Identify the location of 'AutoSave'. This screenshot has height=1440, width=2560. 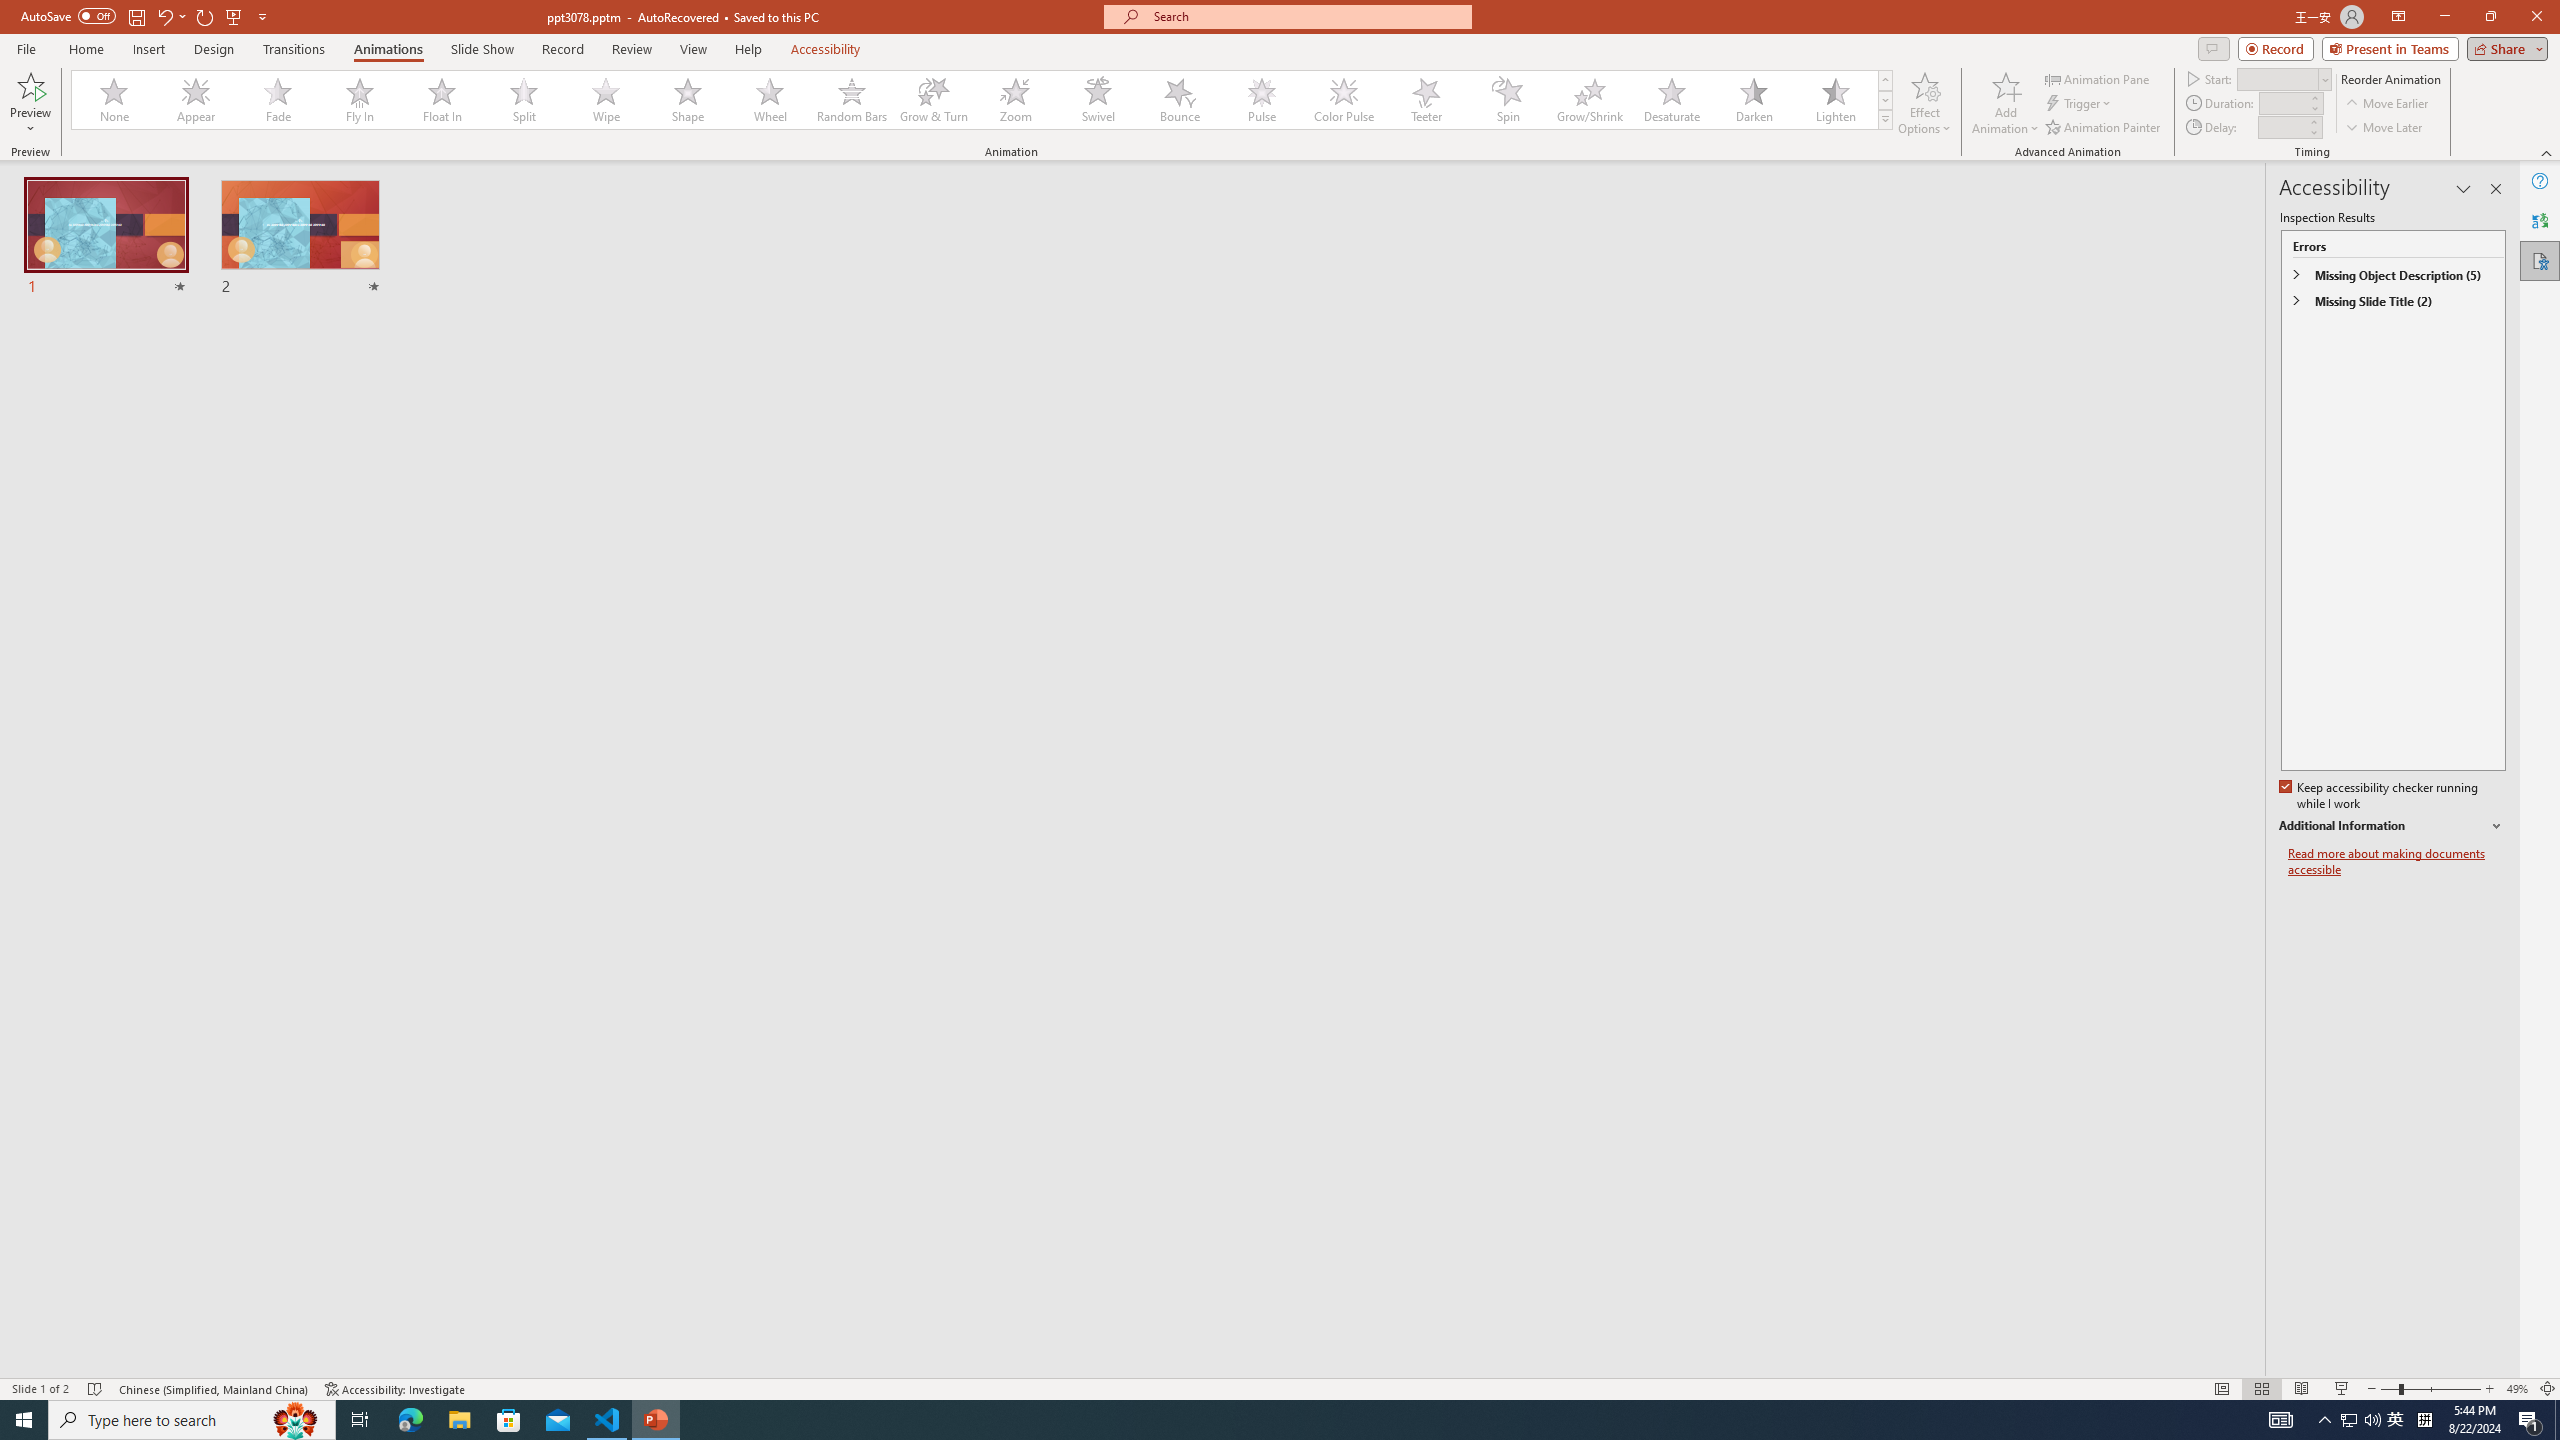
(69, 15).